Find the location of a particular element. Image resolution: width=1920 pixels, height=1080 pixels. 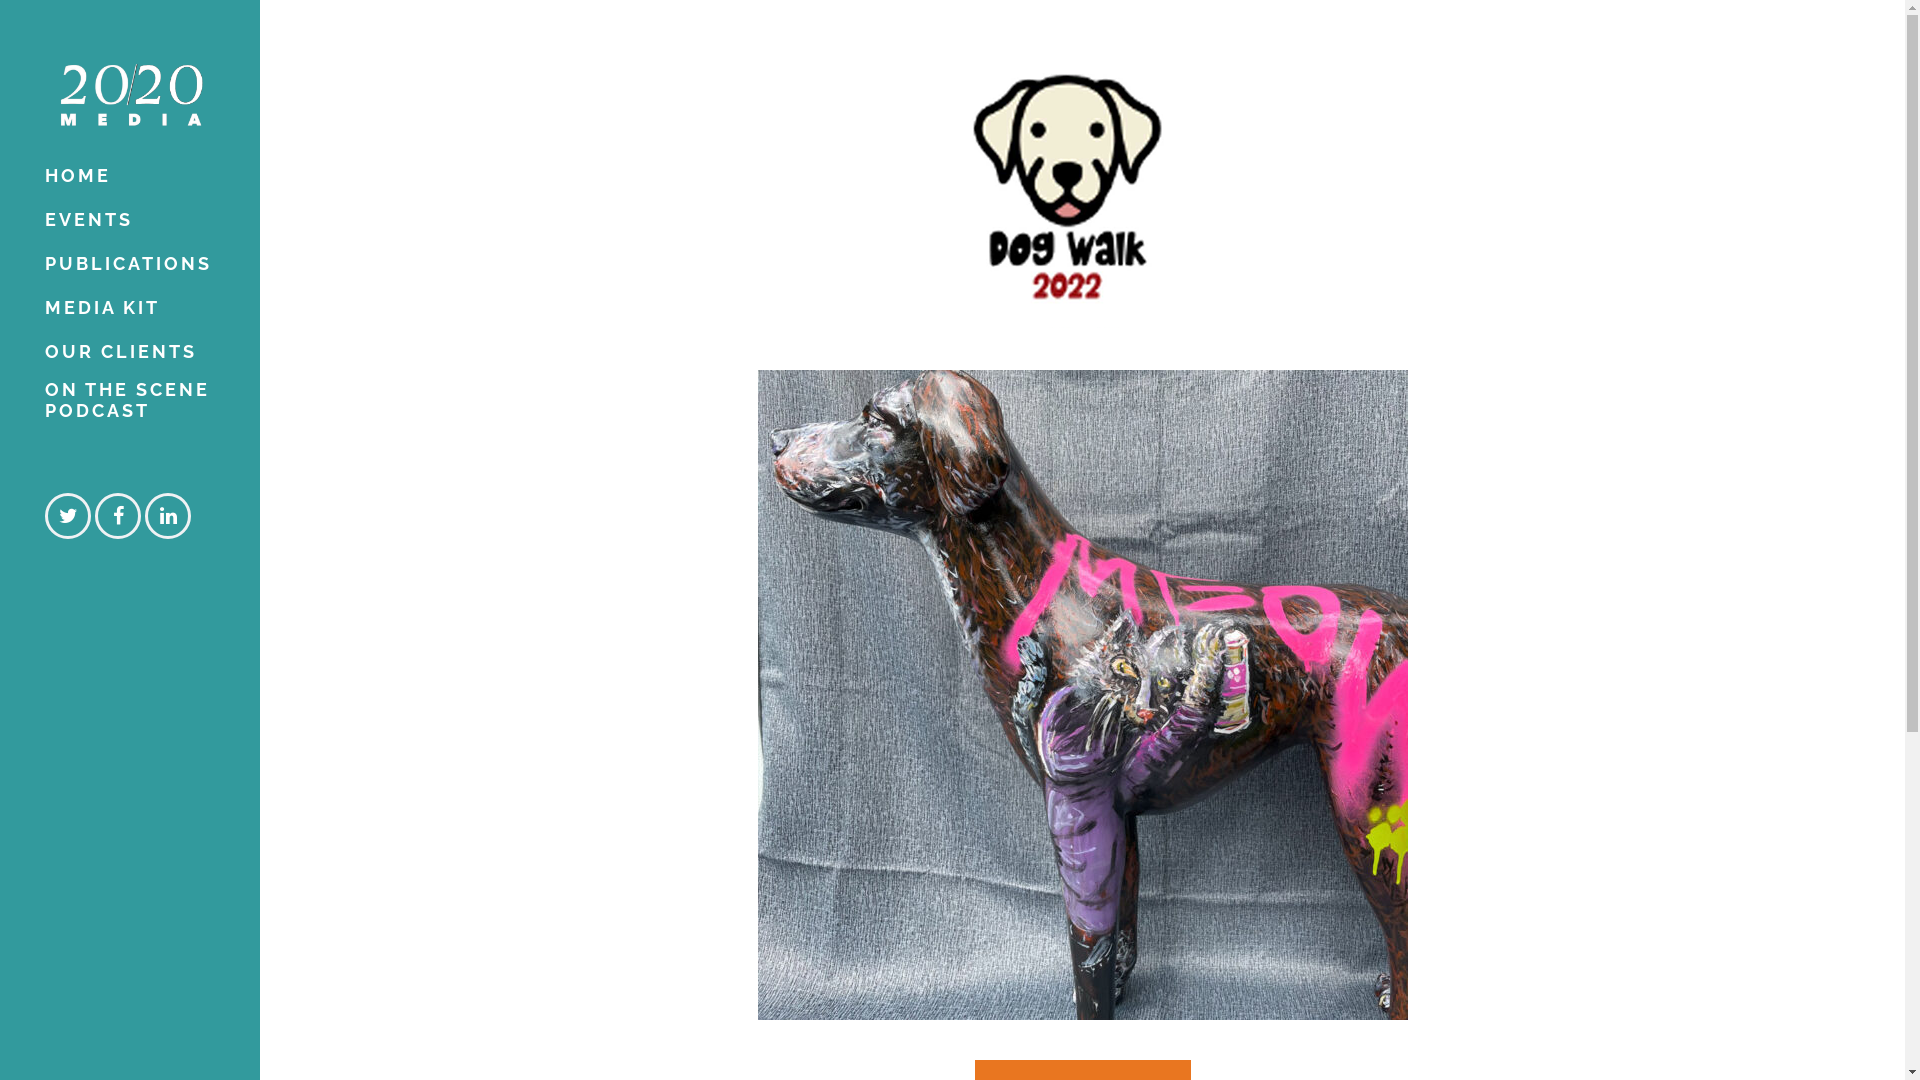

'EVENTS' is located at coordinates (128, 219).